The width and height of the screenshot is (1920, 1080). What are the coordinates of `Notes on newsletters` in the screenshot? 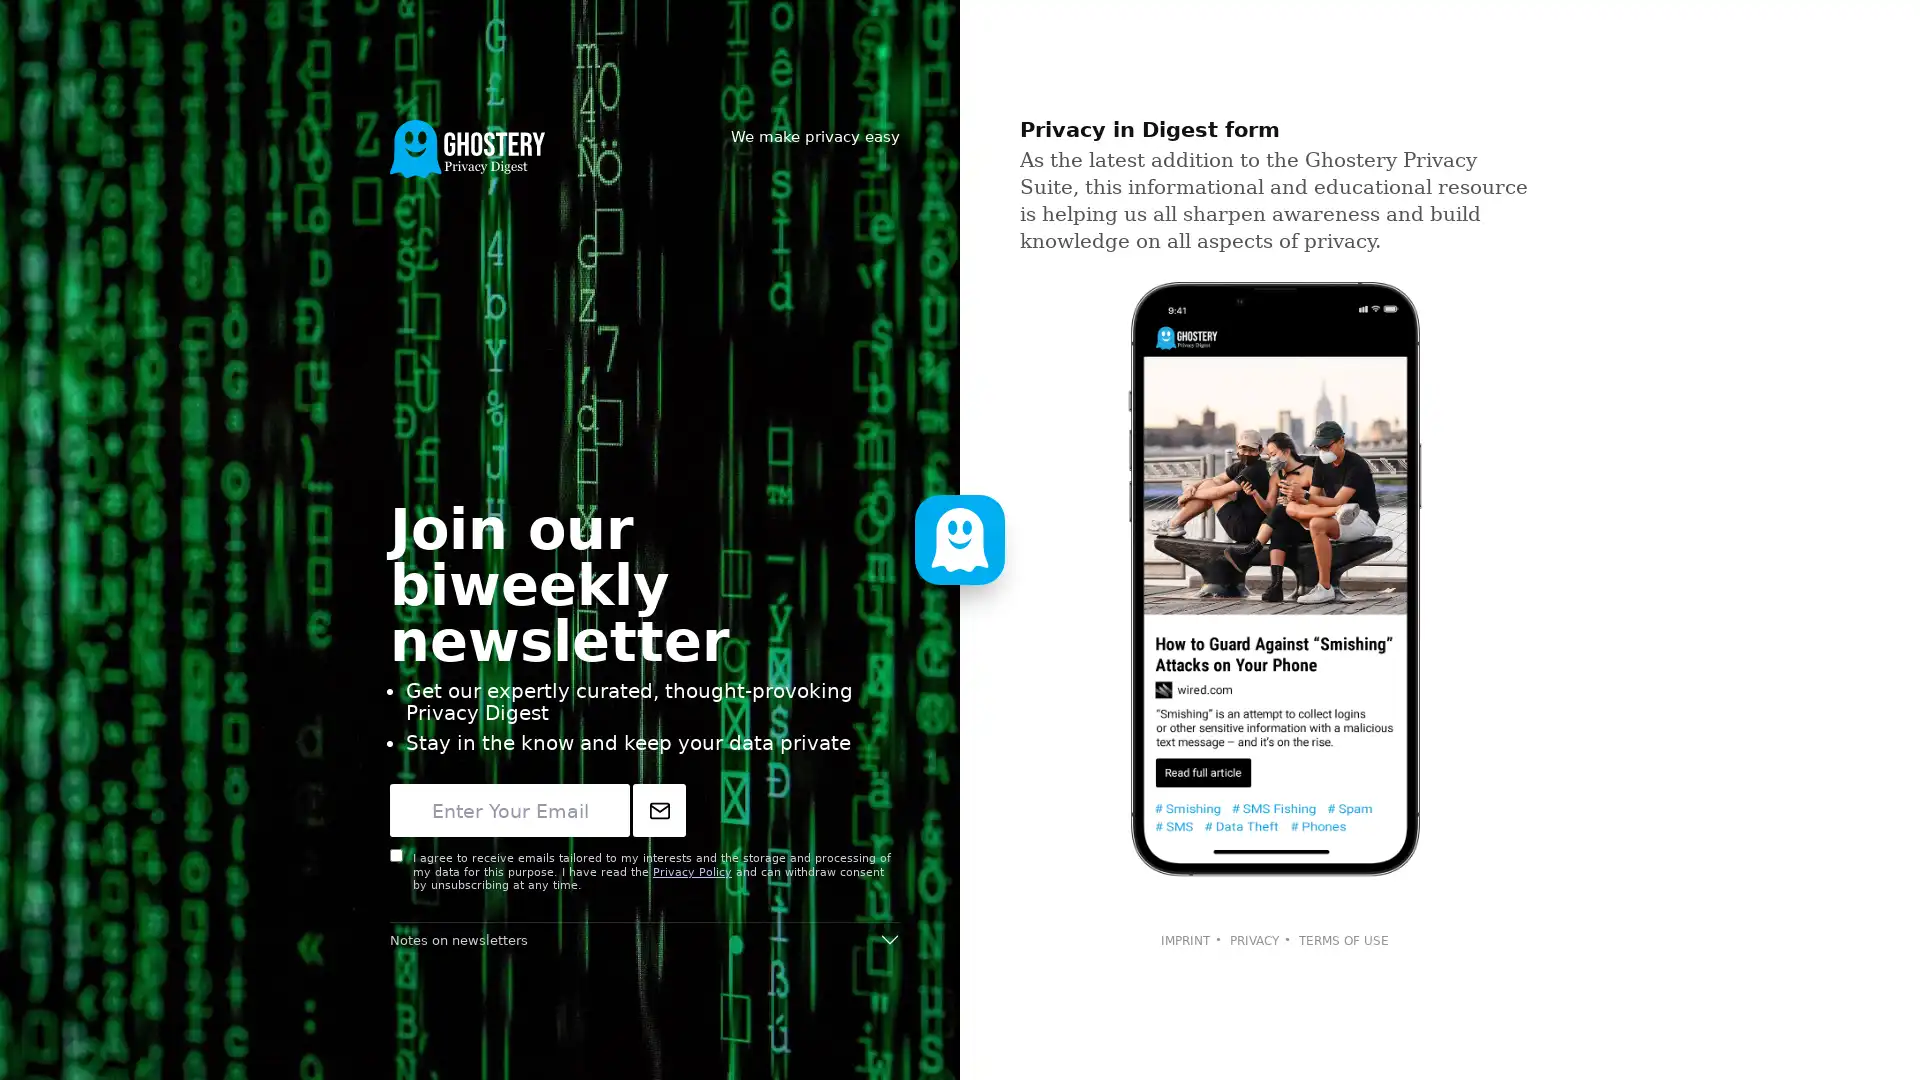 It's located at (644, 940).